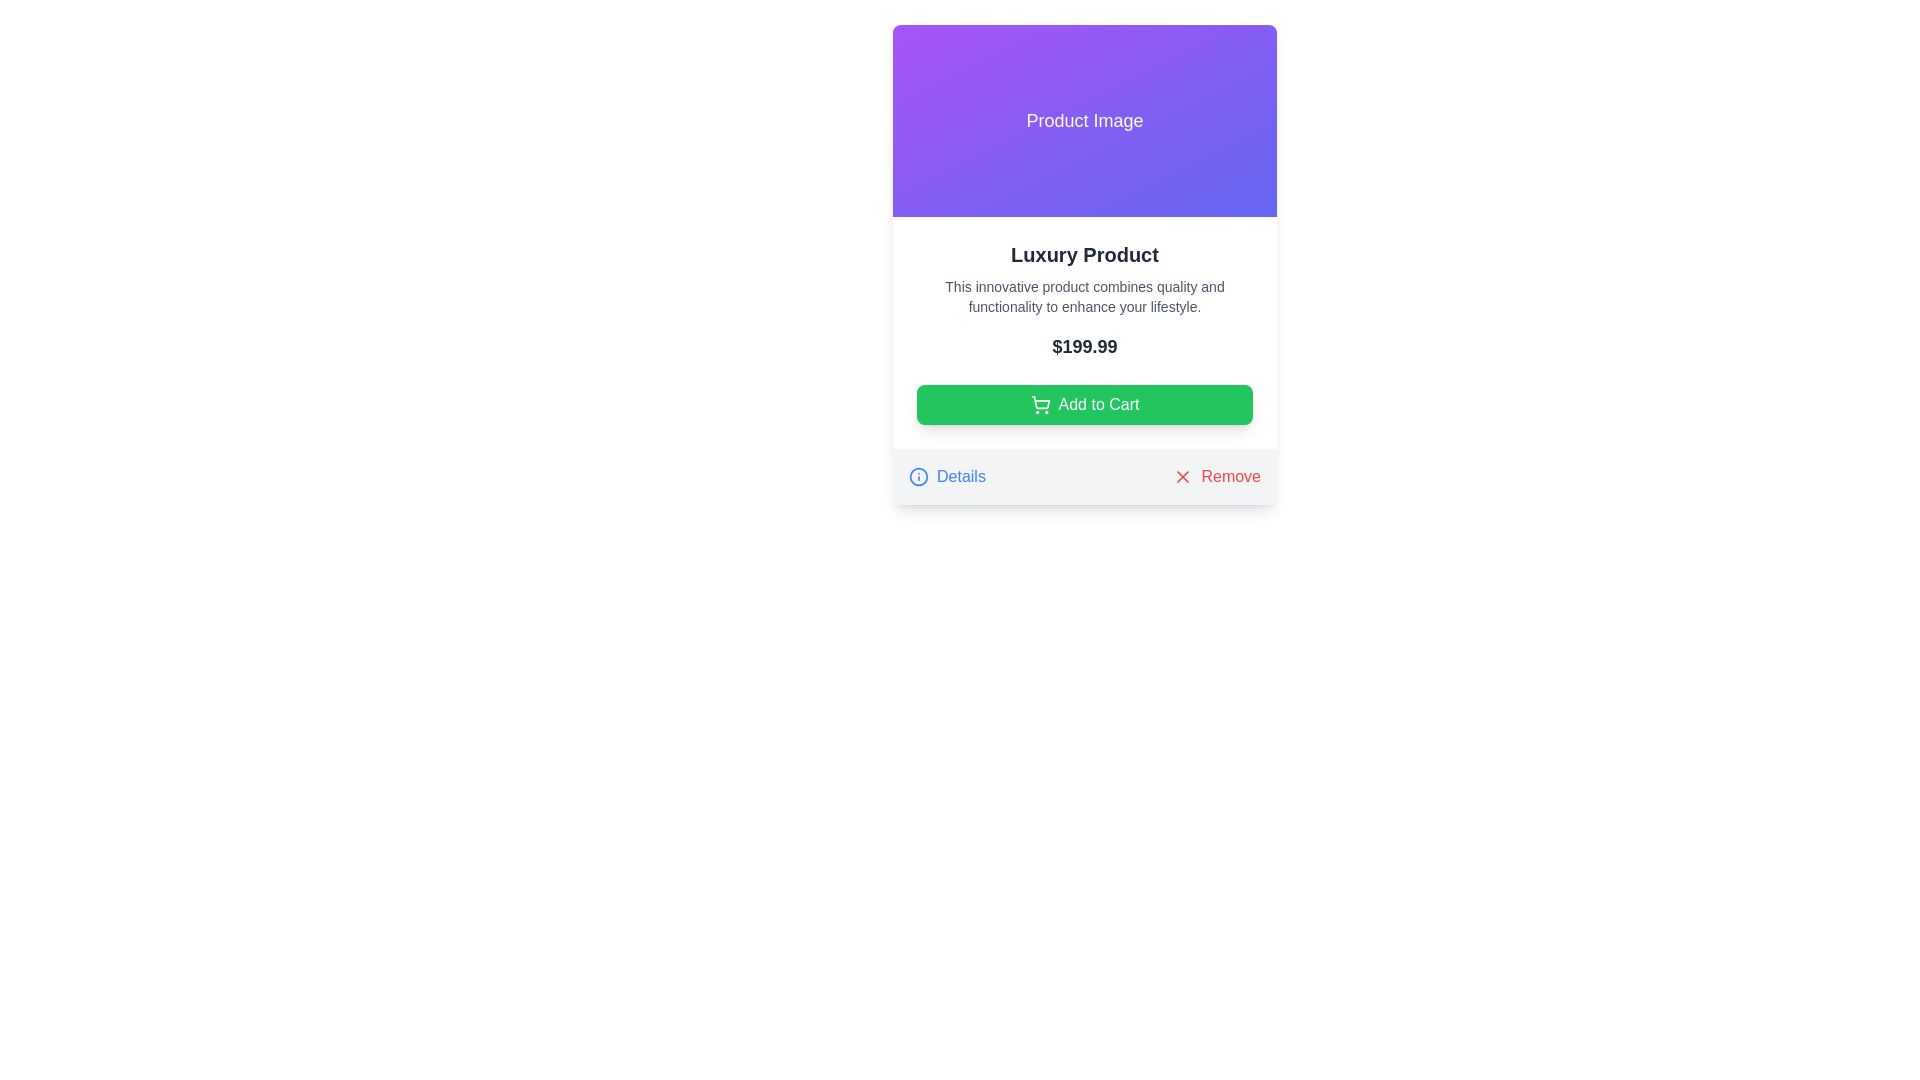 This screenshot has width=1920, height=1080. What do you see at coordinates (1098, 405) in the screenshot?
I see `the 'Add to Cart' text displayed on the green button, which indicates the functionality of adding an item to the cart` at bounding box center [1098, 405].